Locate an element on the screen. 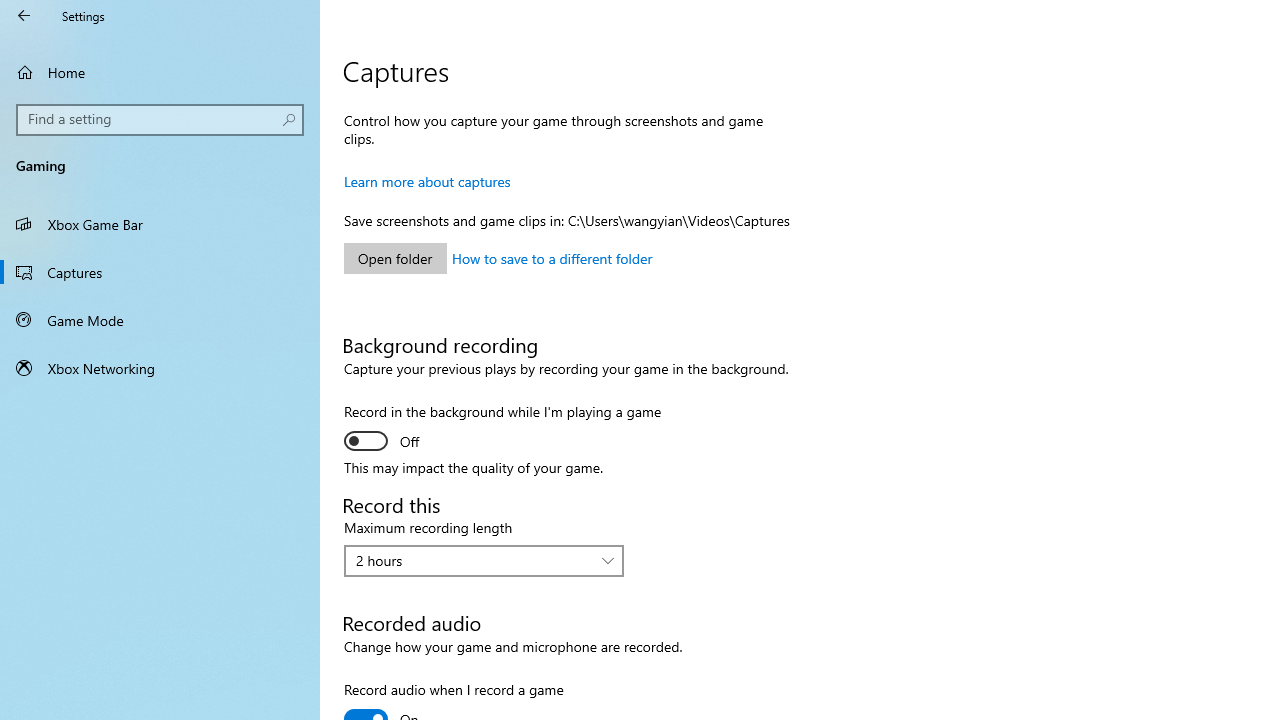  'Captures' is located at coordinates (160, 271).